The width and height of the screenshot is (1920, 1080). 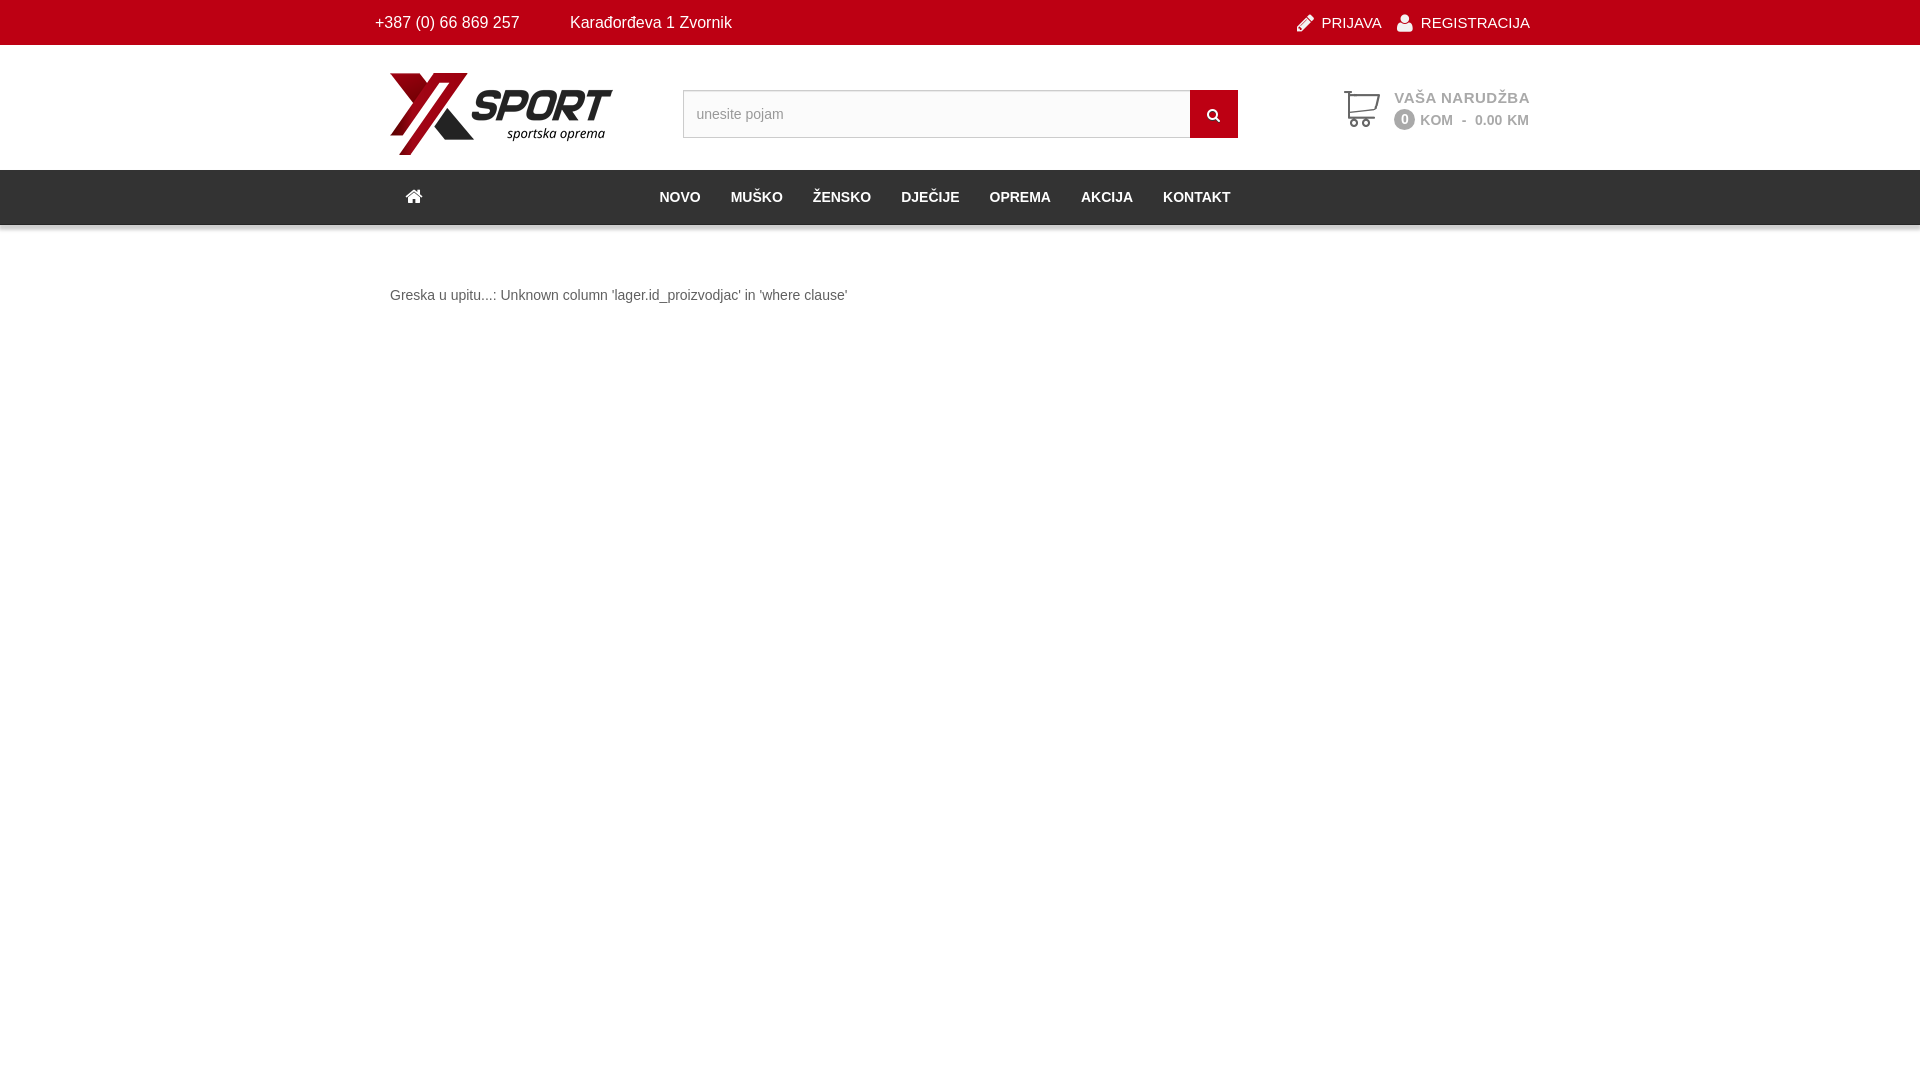 I want to click on 'OPREMA', so click(x=1020, y=196).